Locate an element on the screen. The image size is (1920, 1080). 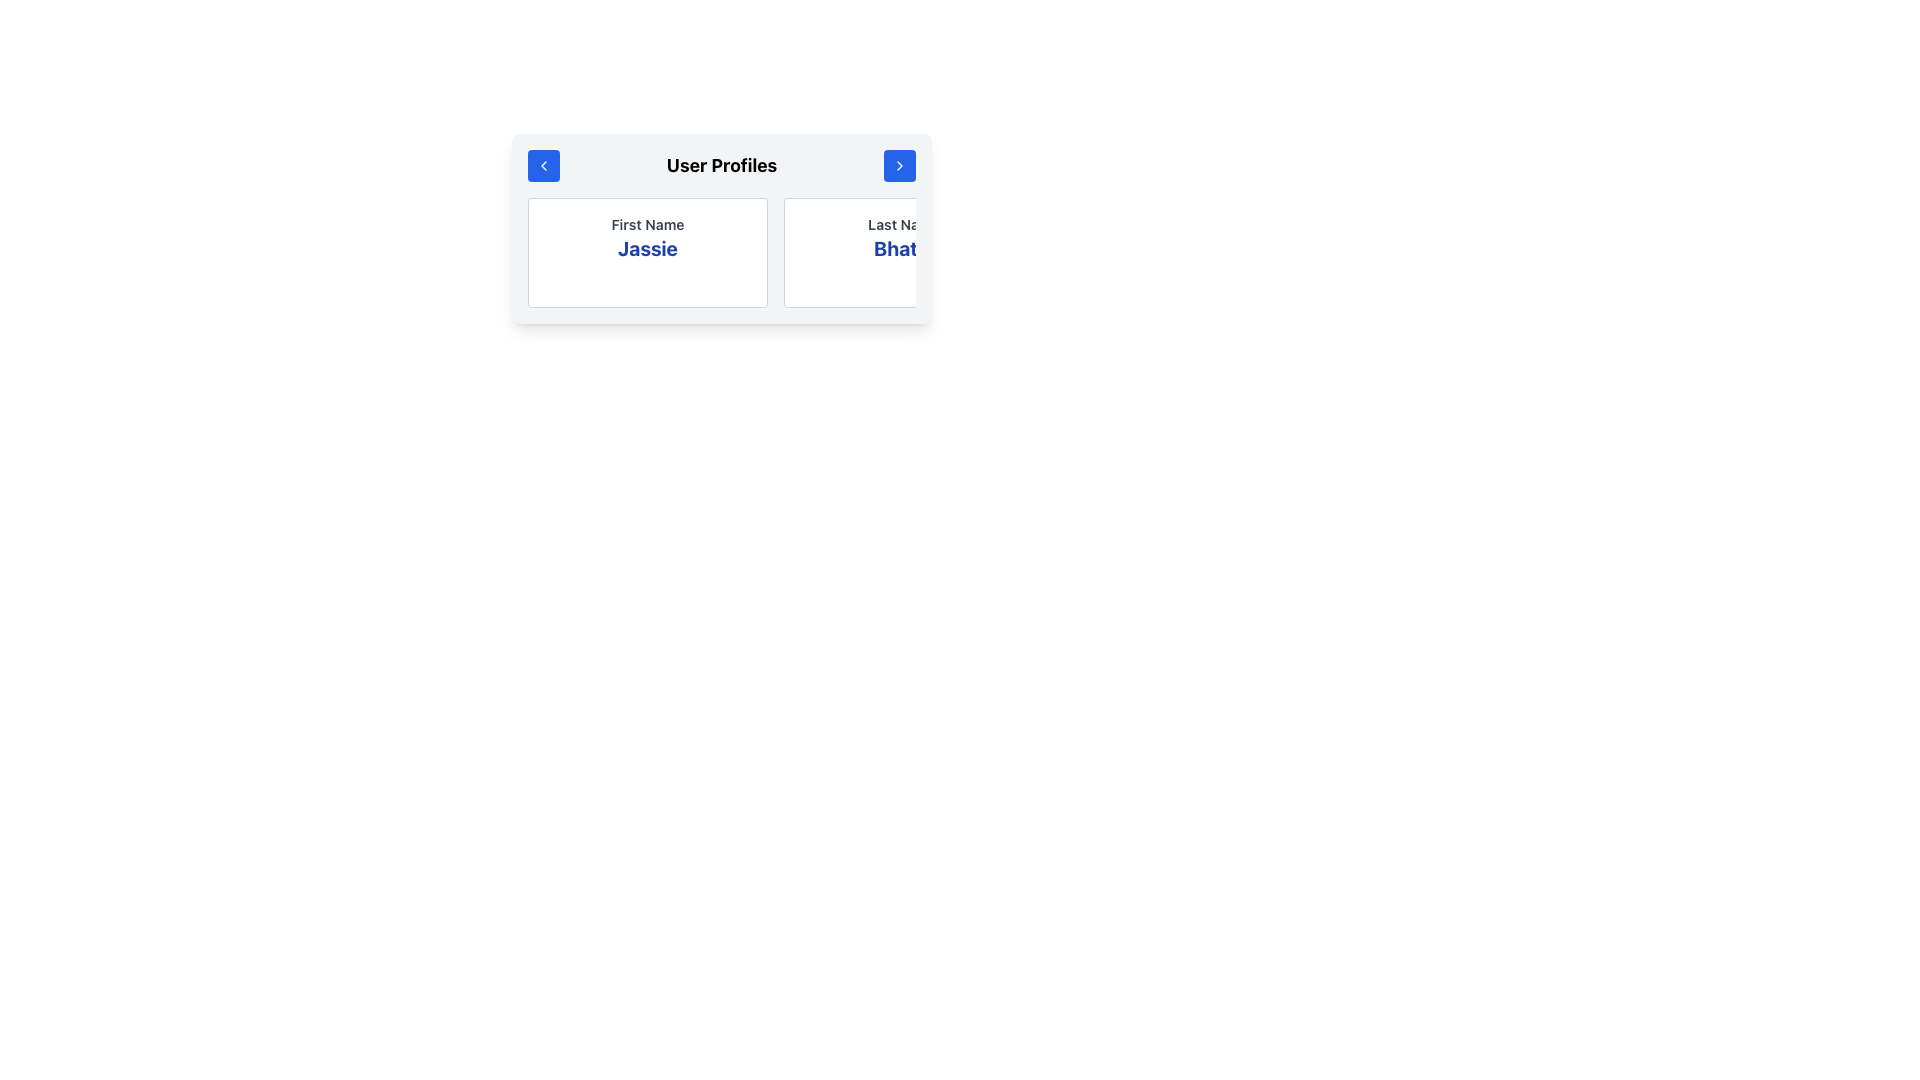
the 'Last Name' text element, which is styled with a small font size, bolded, and dark gray in color, located above the 'Bhatia' text in the 'User Profiles' section is located at coordinates (902, 224).